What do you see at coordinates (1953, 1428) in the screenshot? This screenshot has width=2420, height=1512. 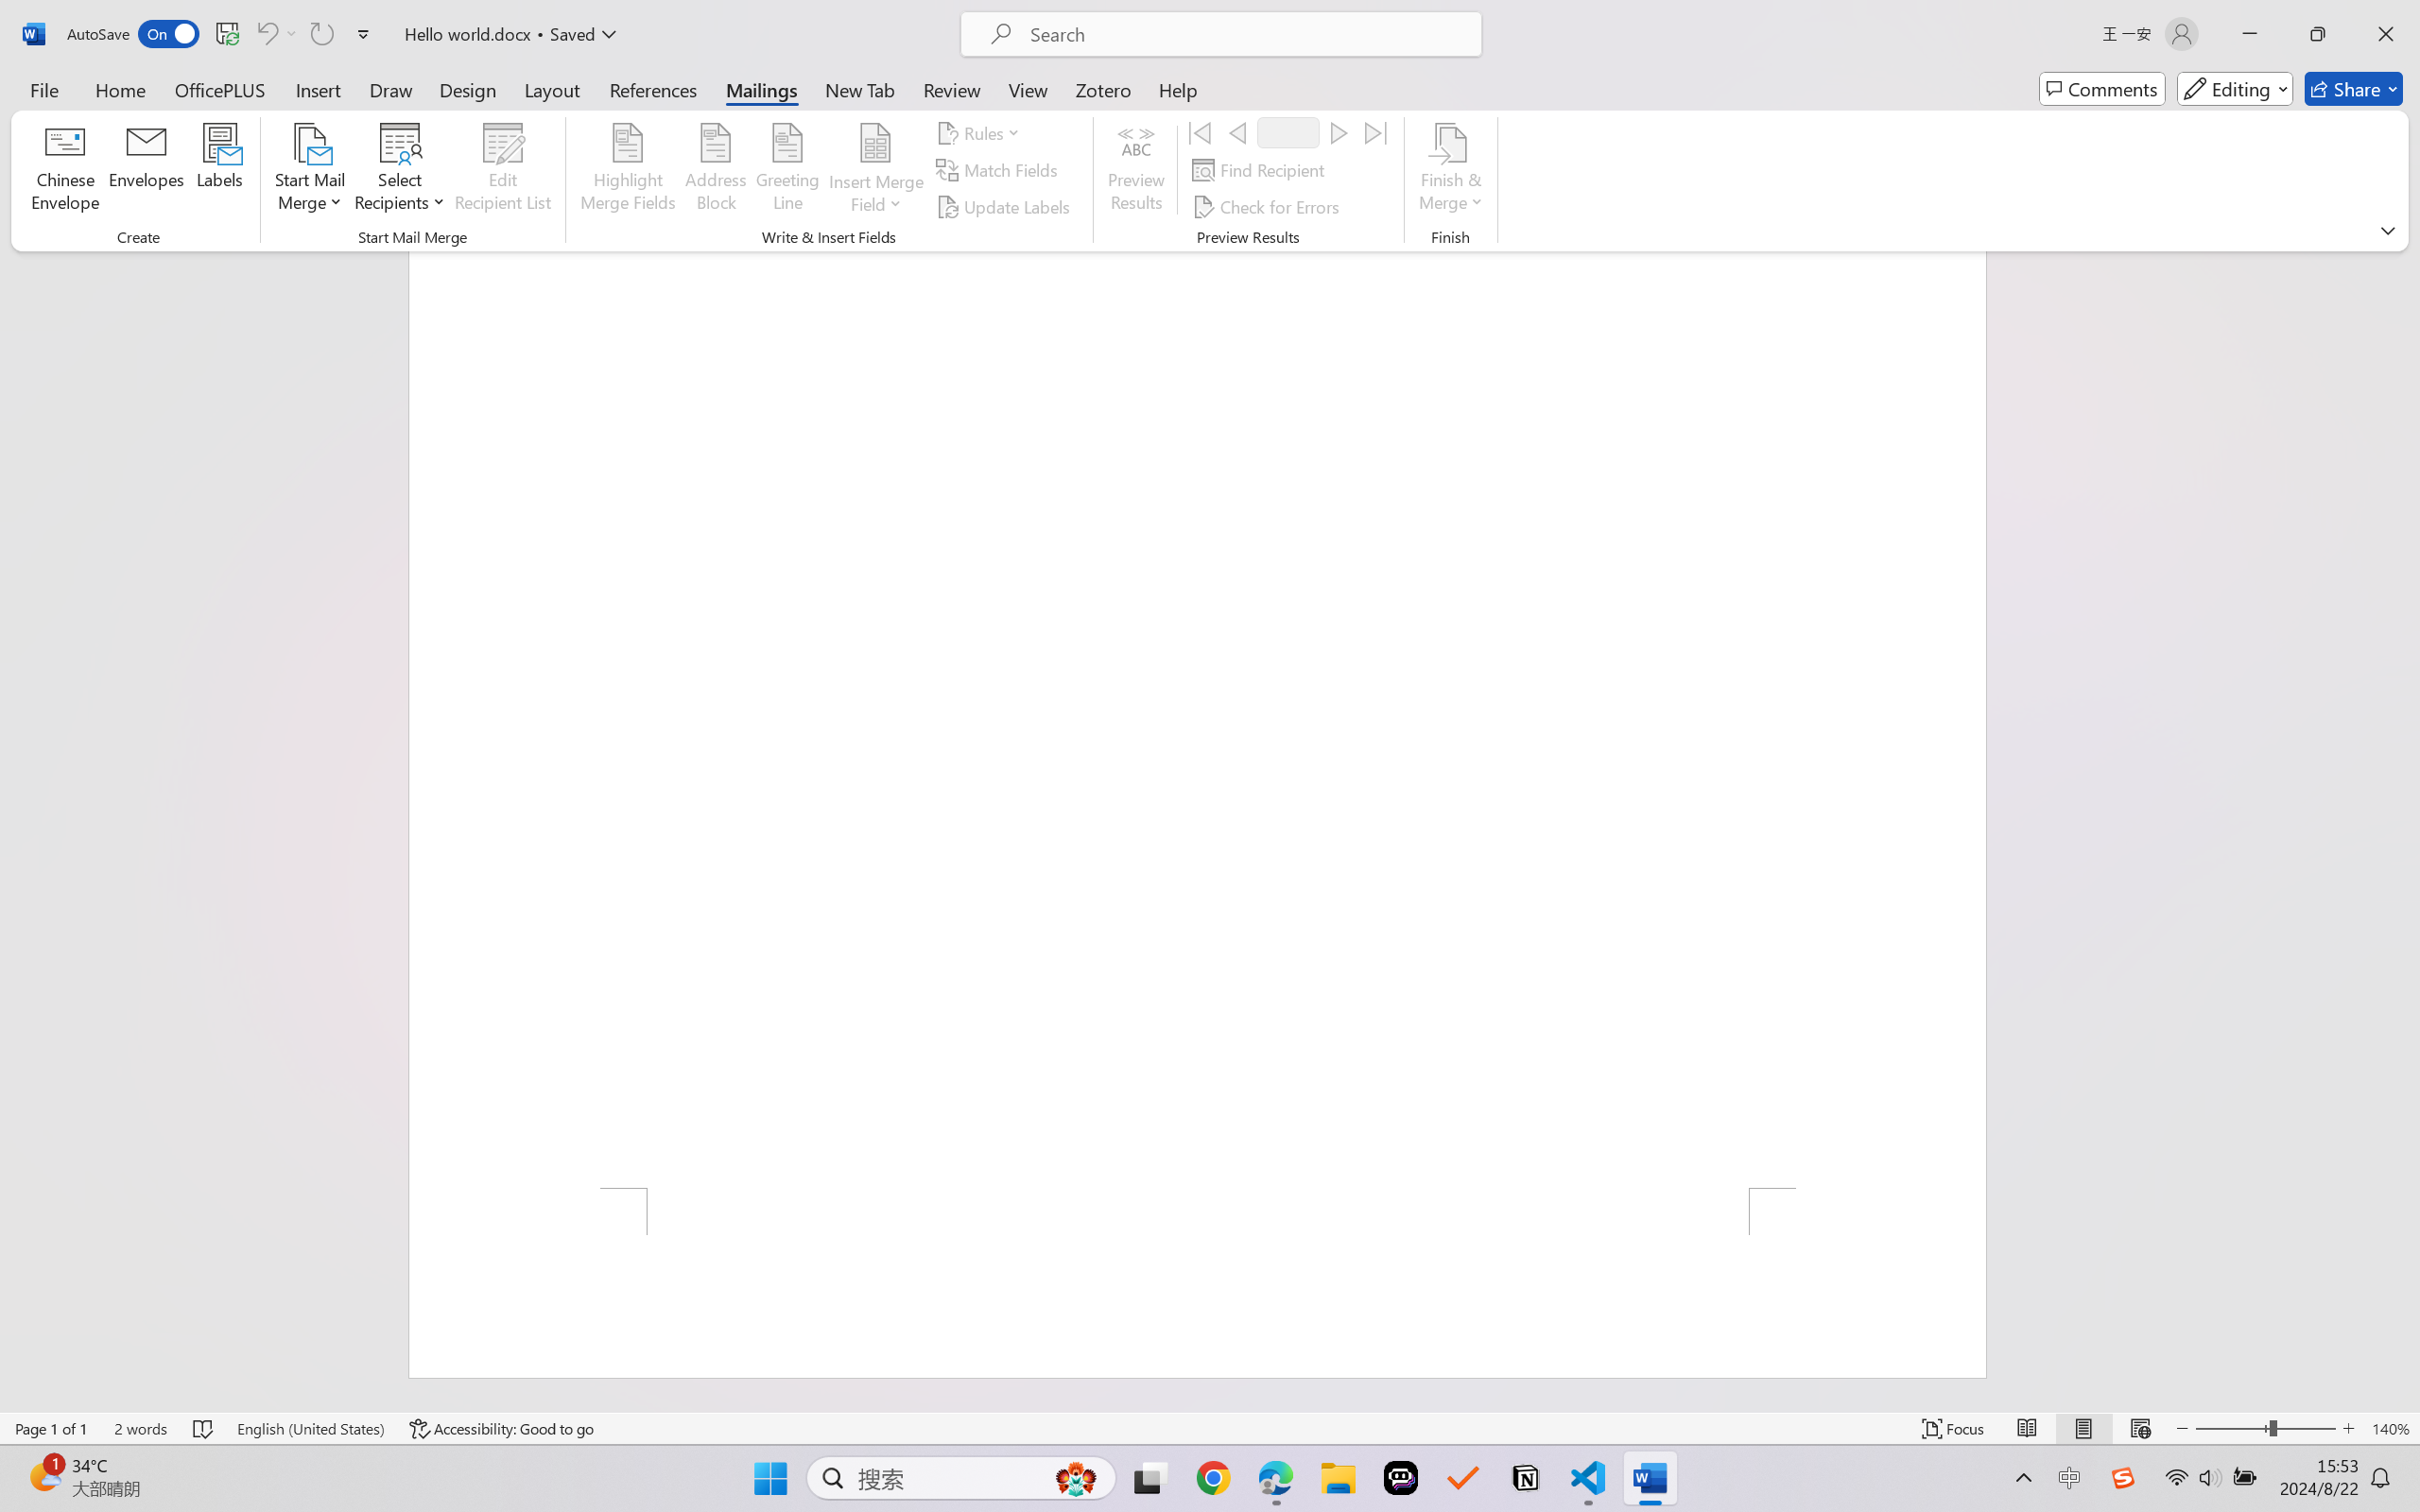 I see `'Focus '` at bounding box center [1953, 1428].